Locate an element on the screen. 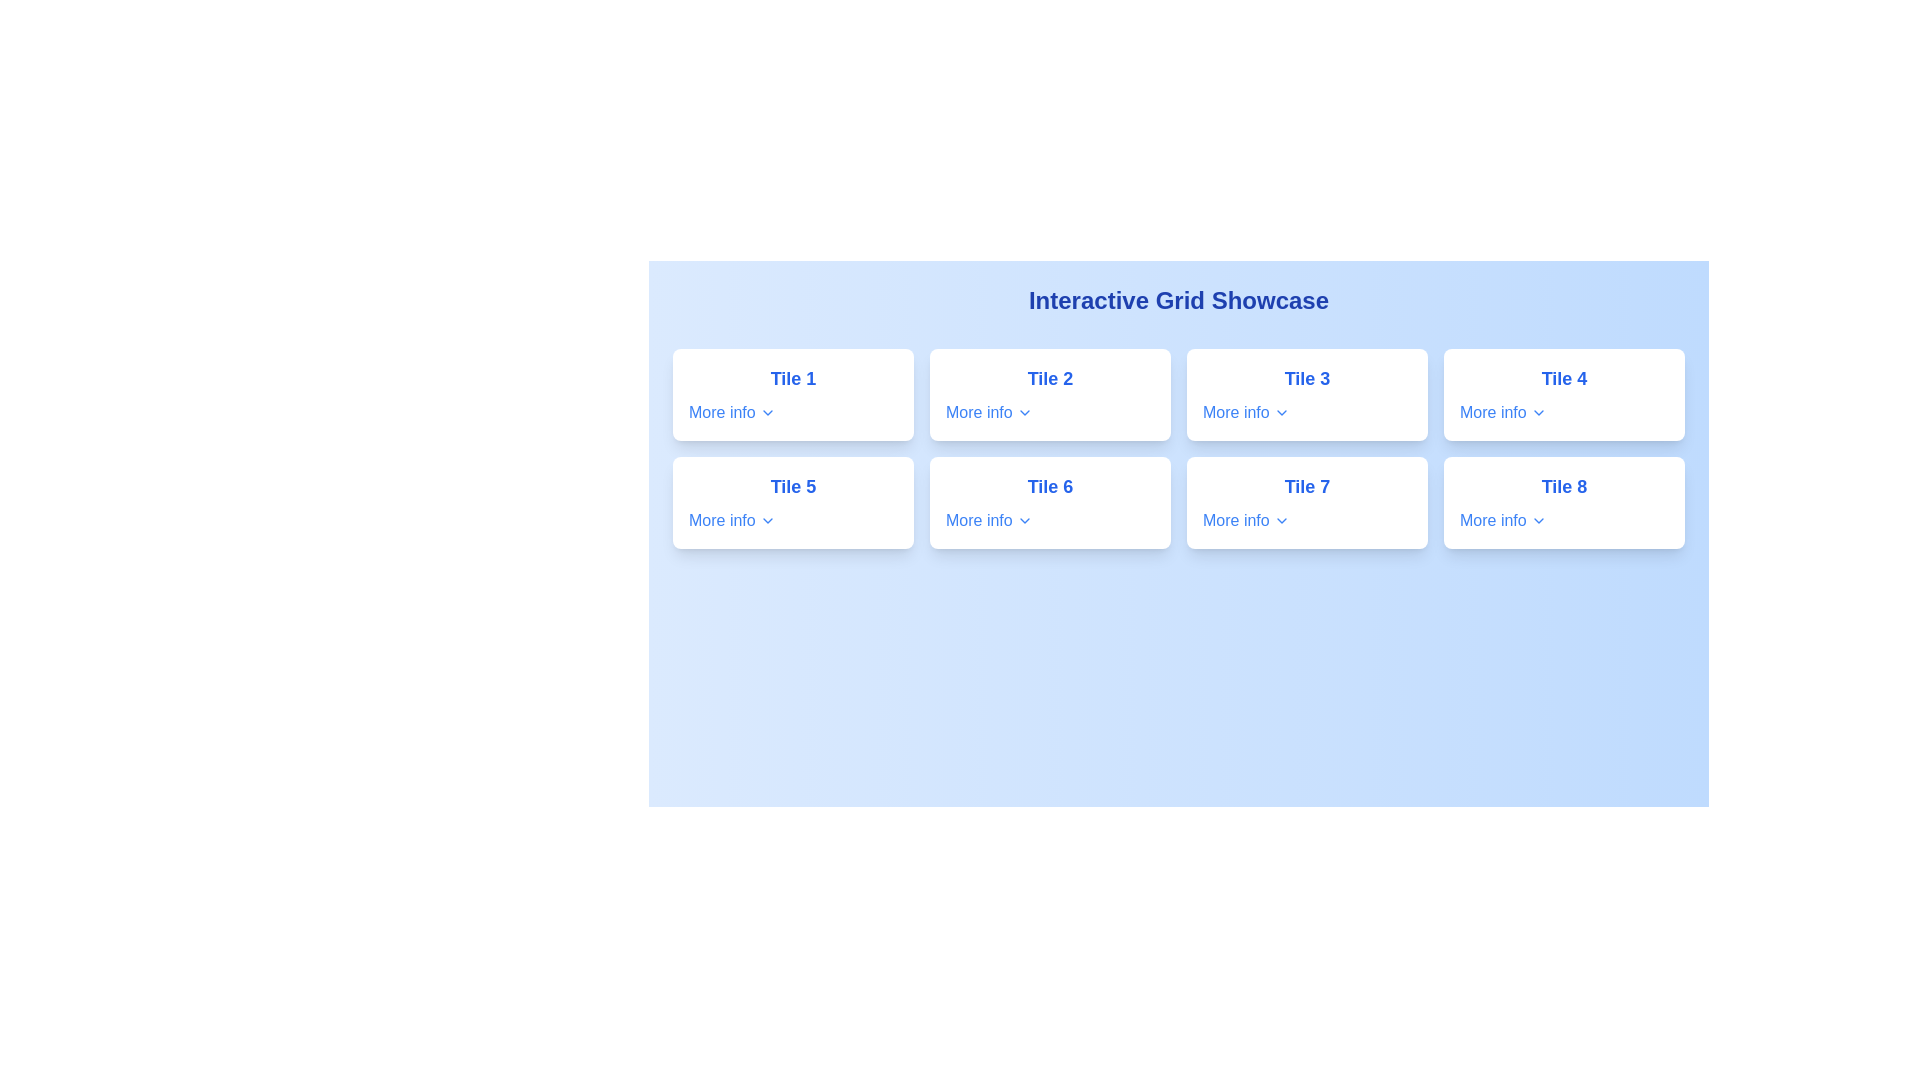 The image size is (1920, 1080). the 'More info' link on the eighth informational tile located in the fourth column of the second row is located at coordinates (1563, 501).